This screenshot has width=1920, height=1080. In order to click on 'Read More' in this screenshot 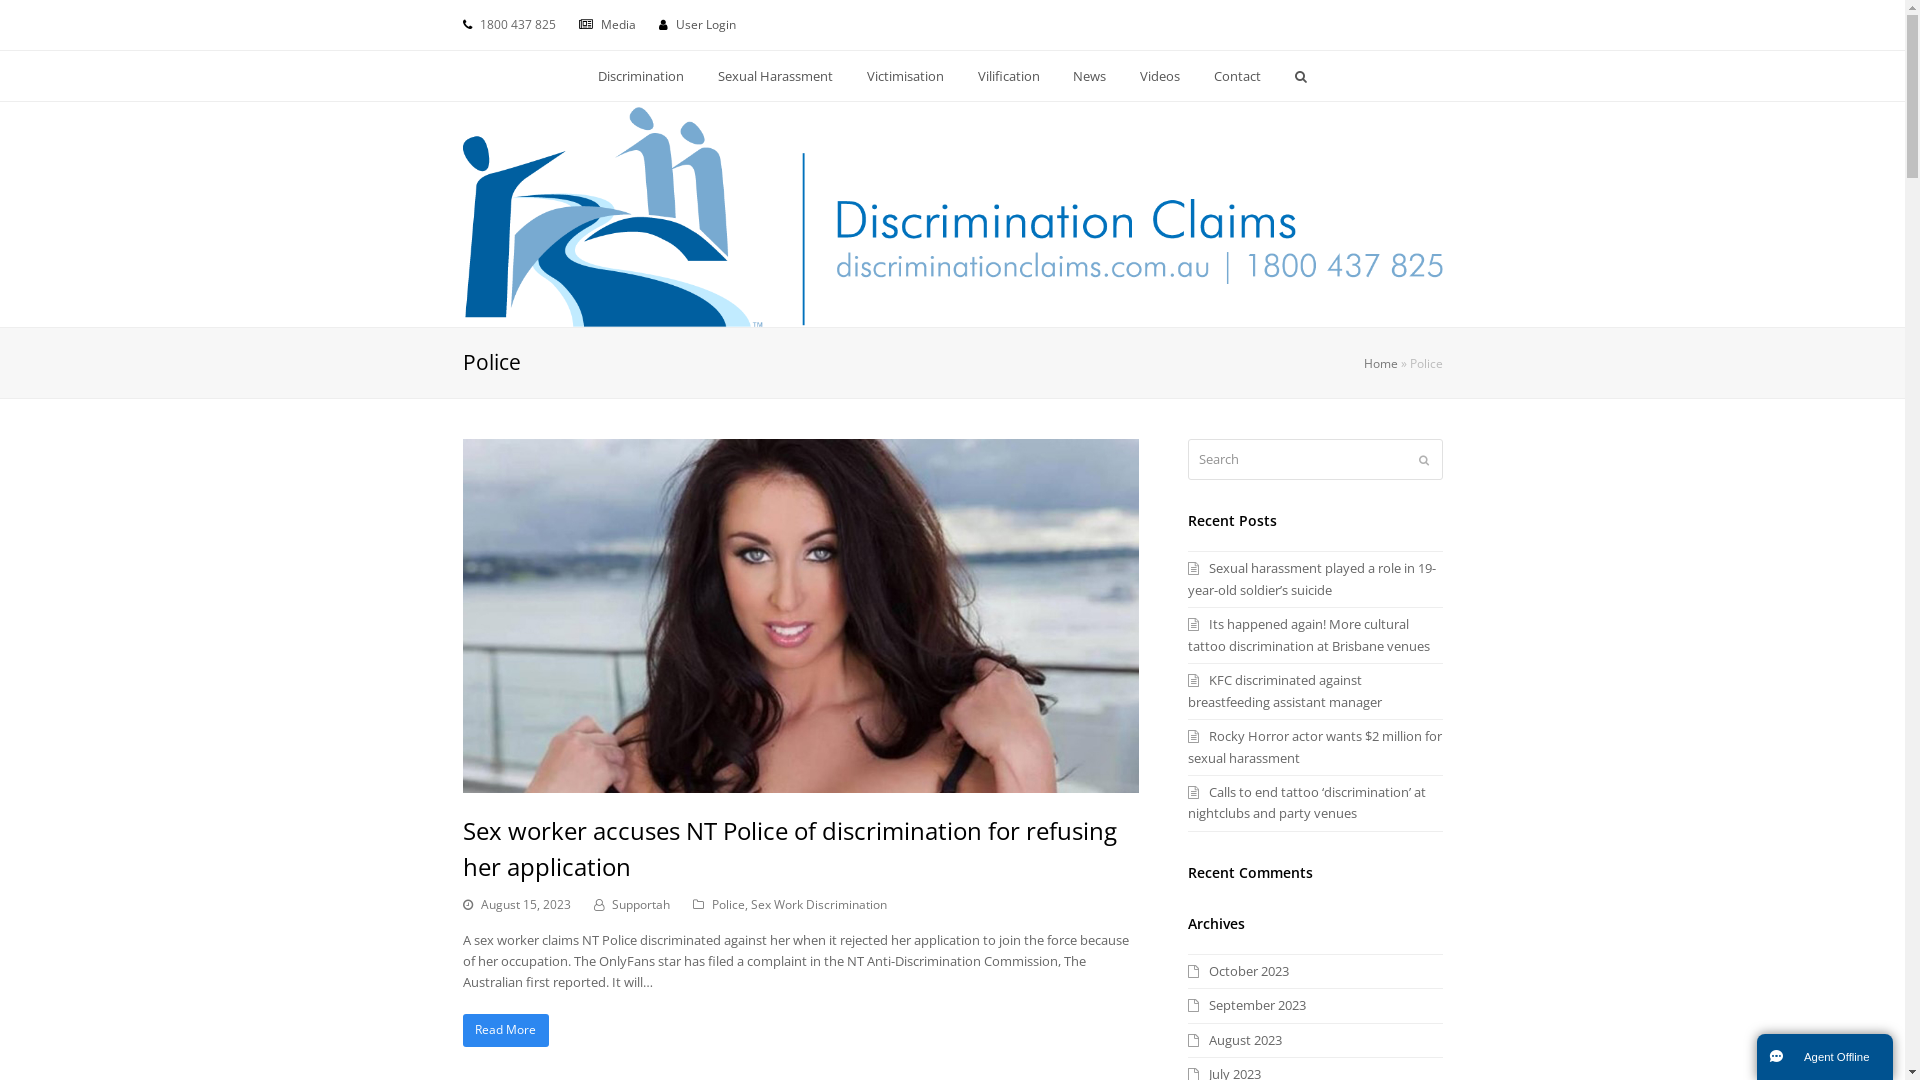, I will do `click(505, 1030)`.